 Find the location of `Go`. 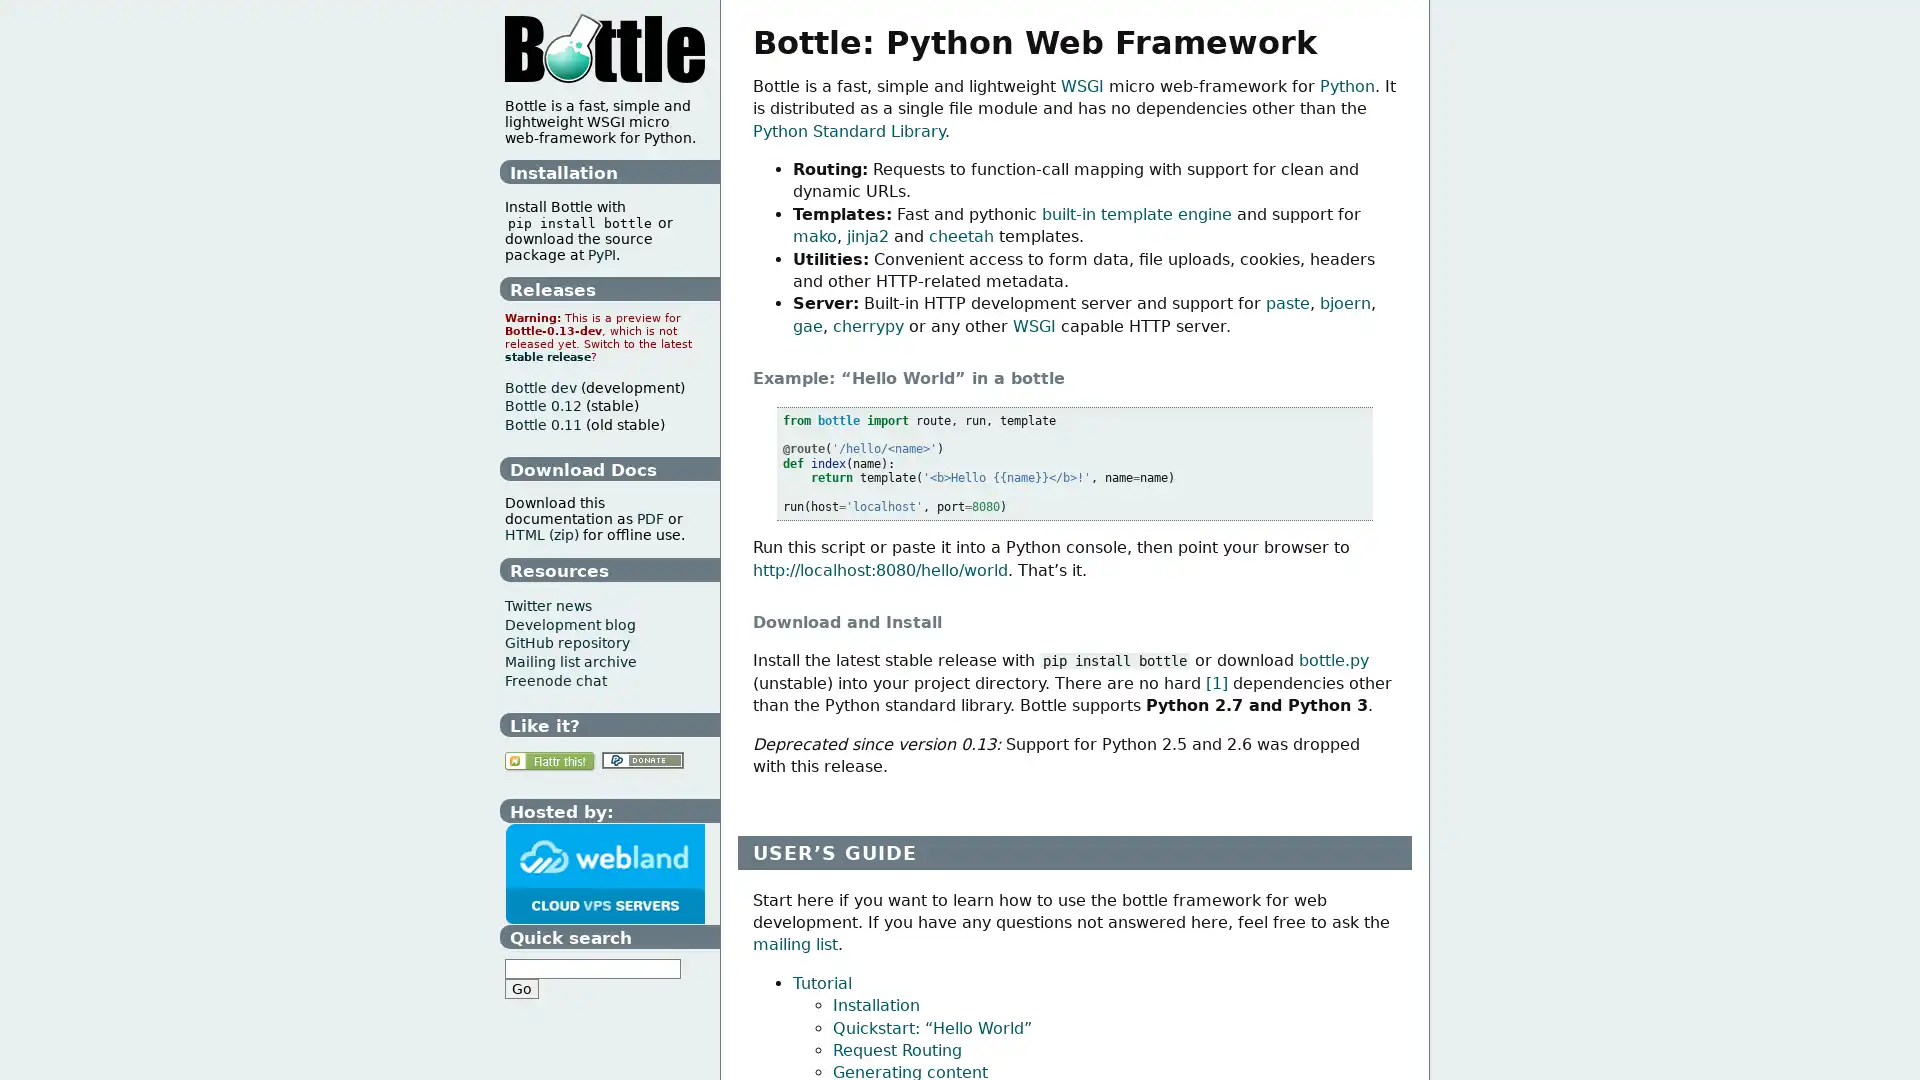

Go is located at coordinates (522, 987).